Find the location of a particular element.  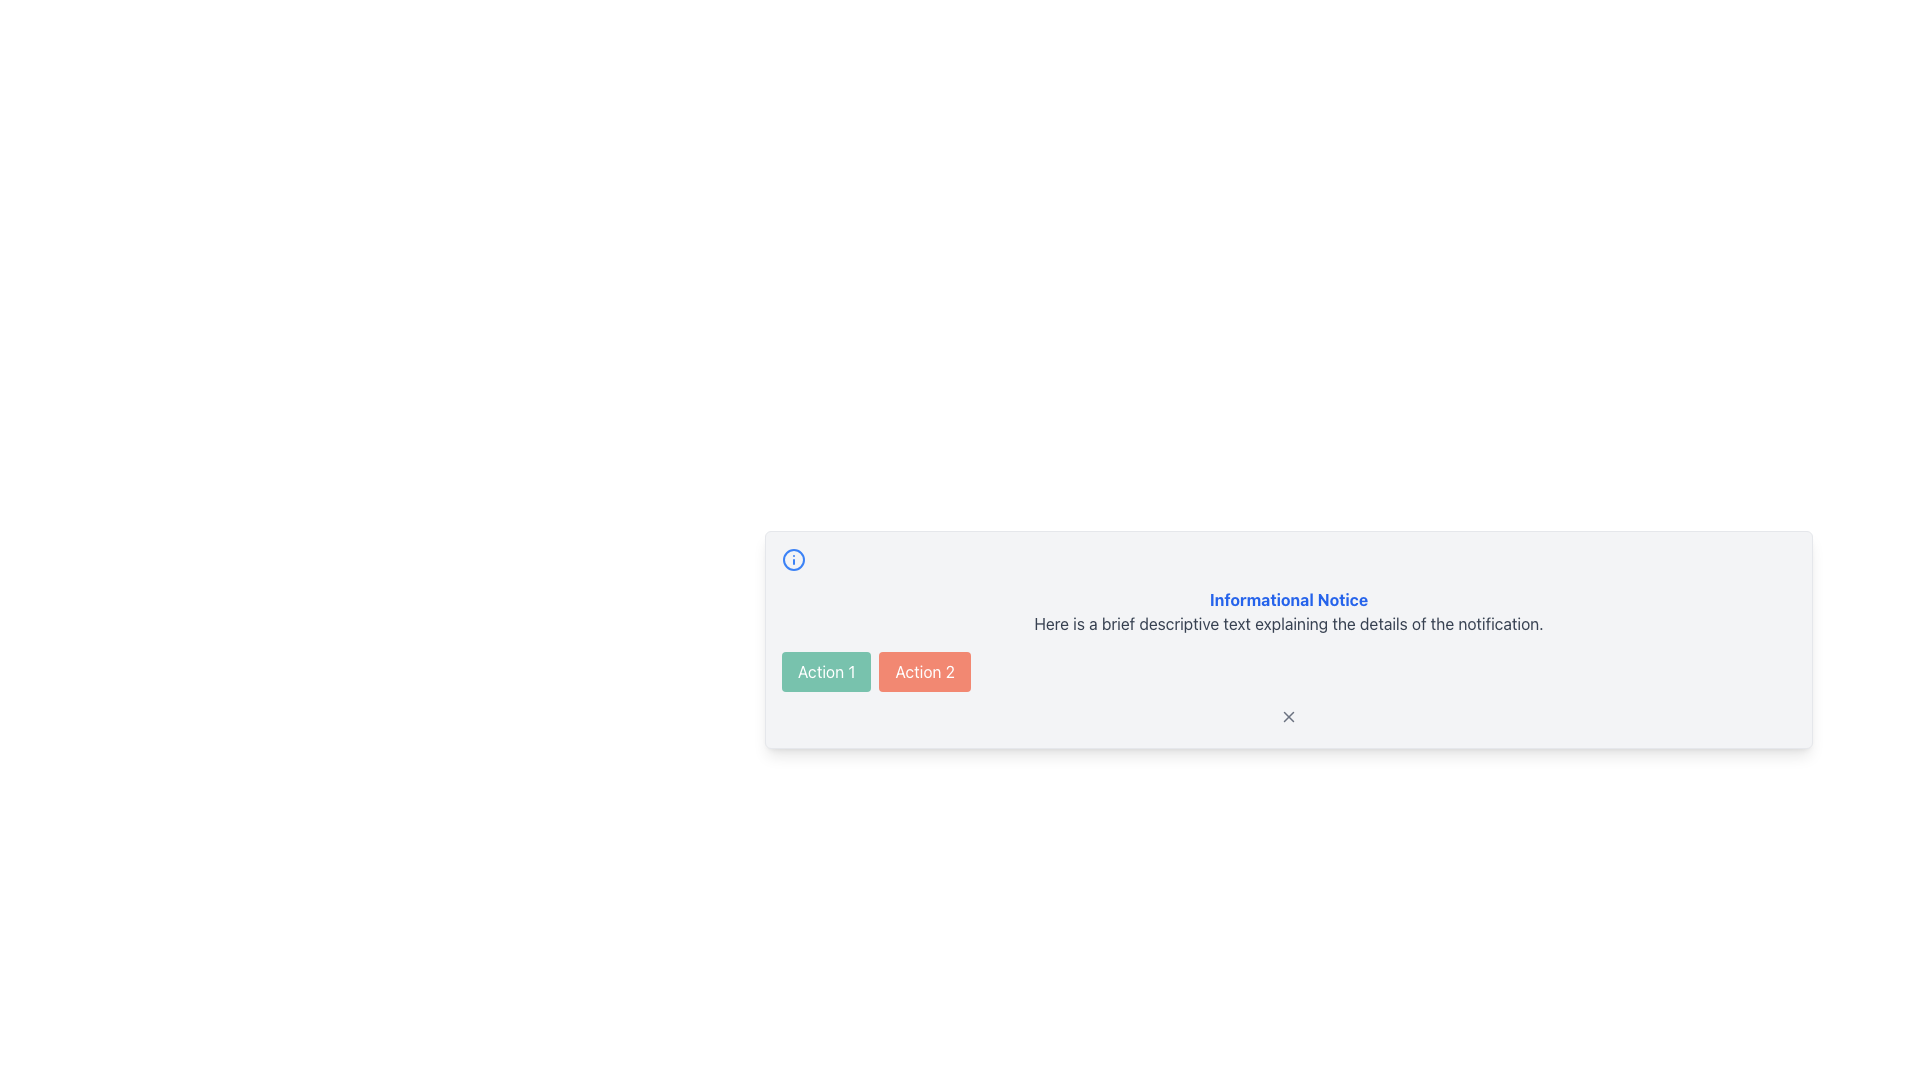

the small cross-like icon located at the bottom center of the notification area, which is part of an informational notice containing a title and buttons above it is located at coordinates (1289, 720).